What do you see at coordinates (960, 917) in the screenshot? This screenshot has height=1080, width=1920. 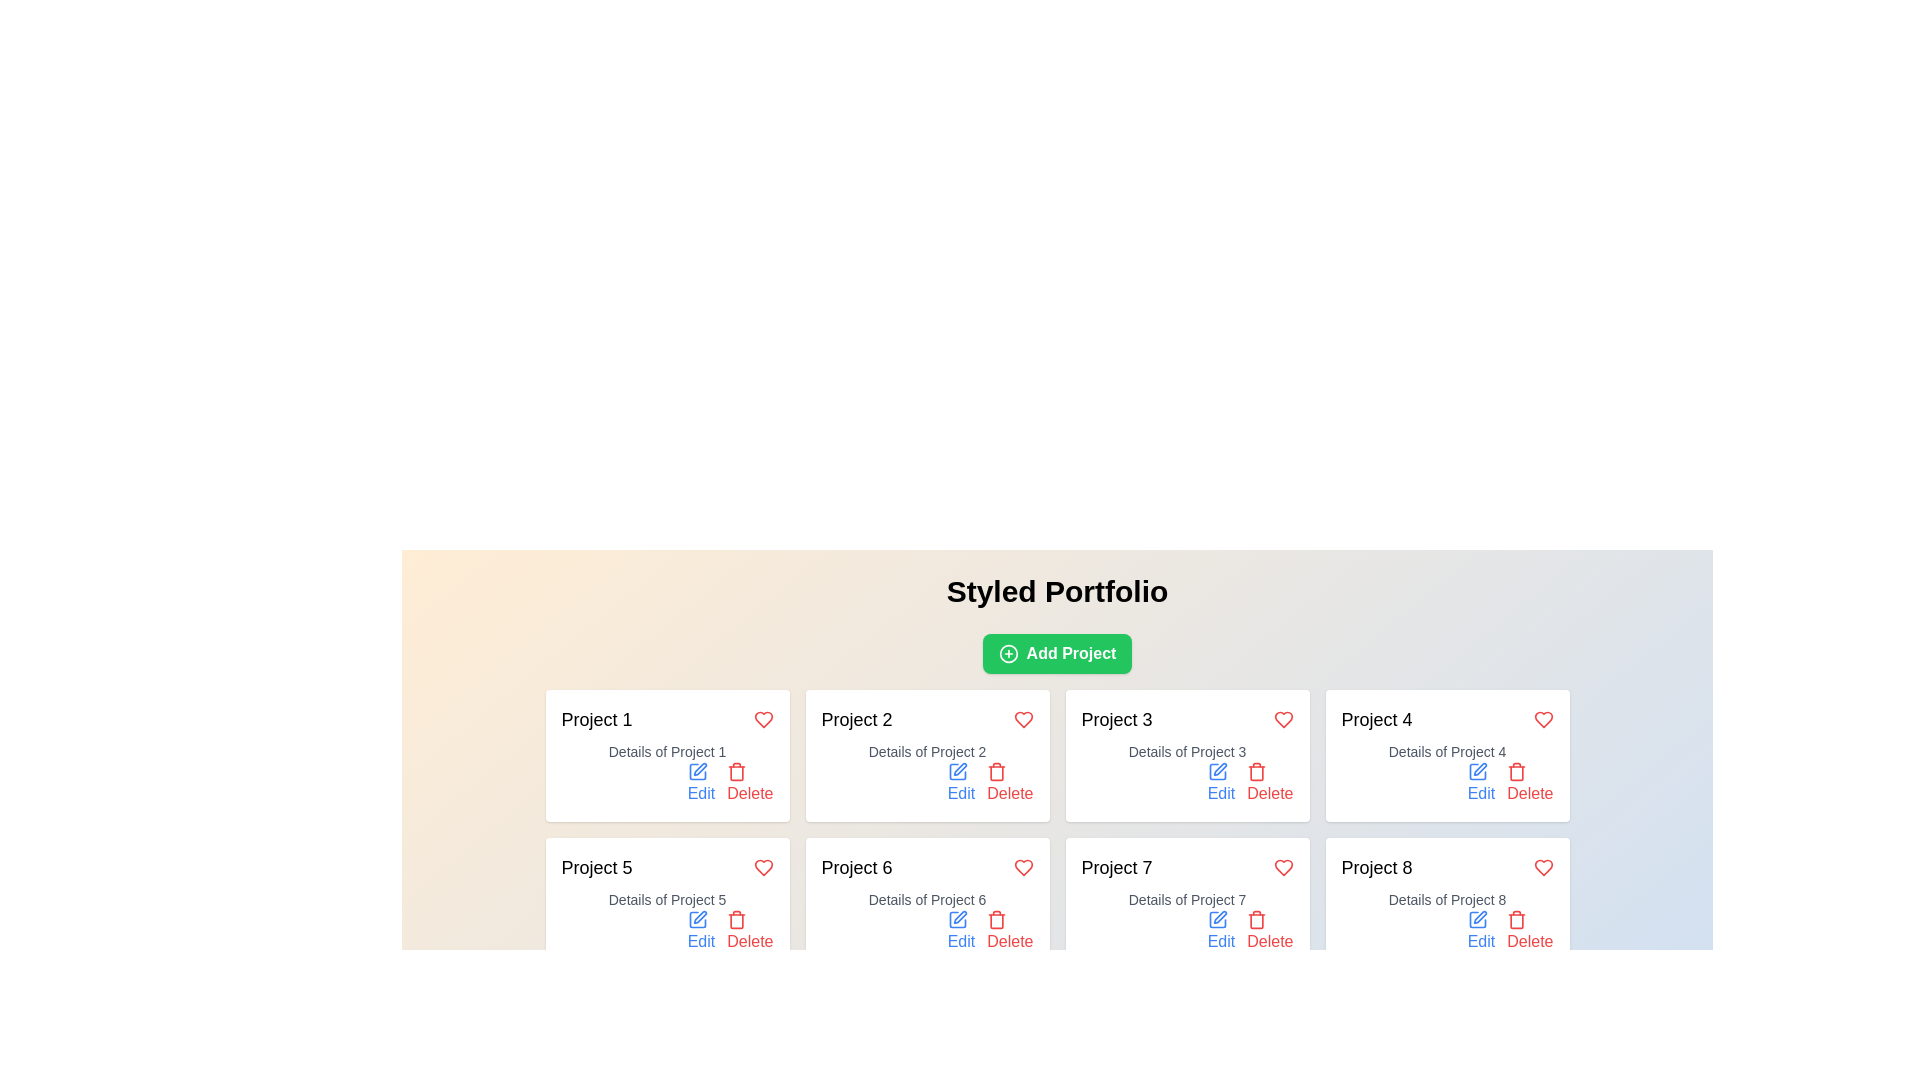 I see `the pen-shaped icon located next to the 'Edit' button in the 'Project 6' card for interaction` at bounding box center [960, 917].